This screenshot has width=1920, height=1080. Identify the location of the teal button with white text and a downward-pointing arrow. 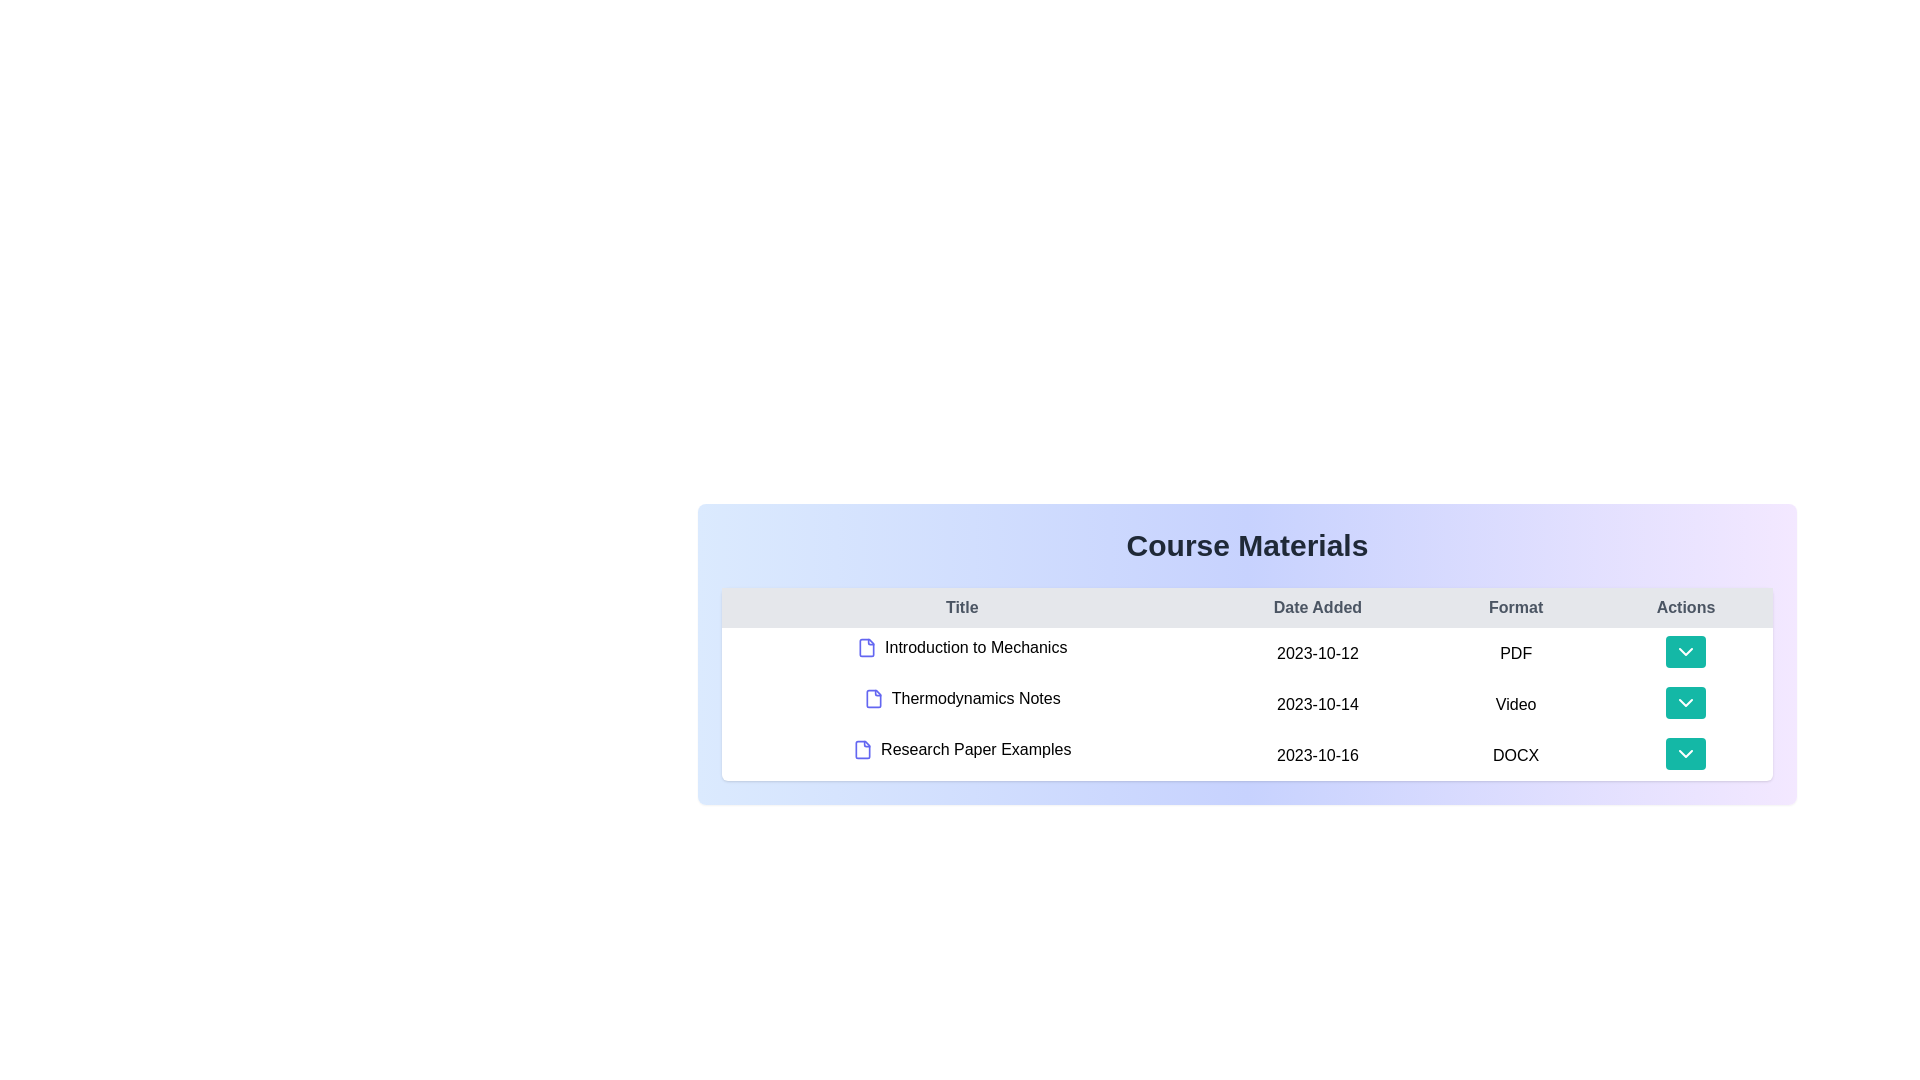
(1684, 701).